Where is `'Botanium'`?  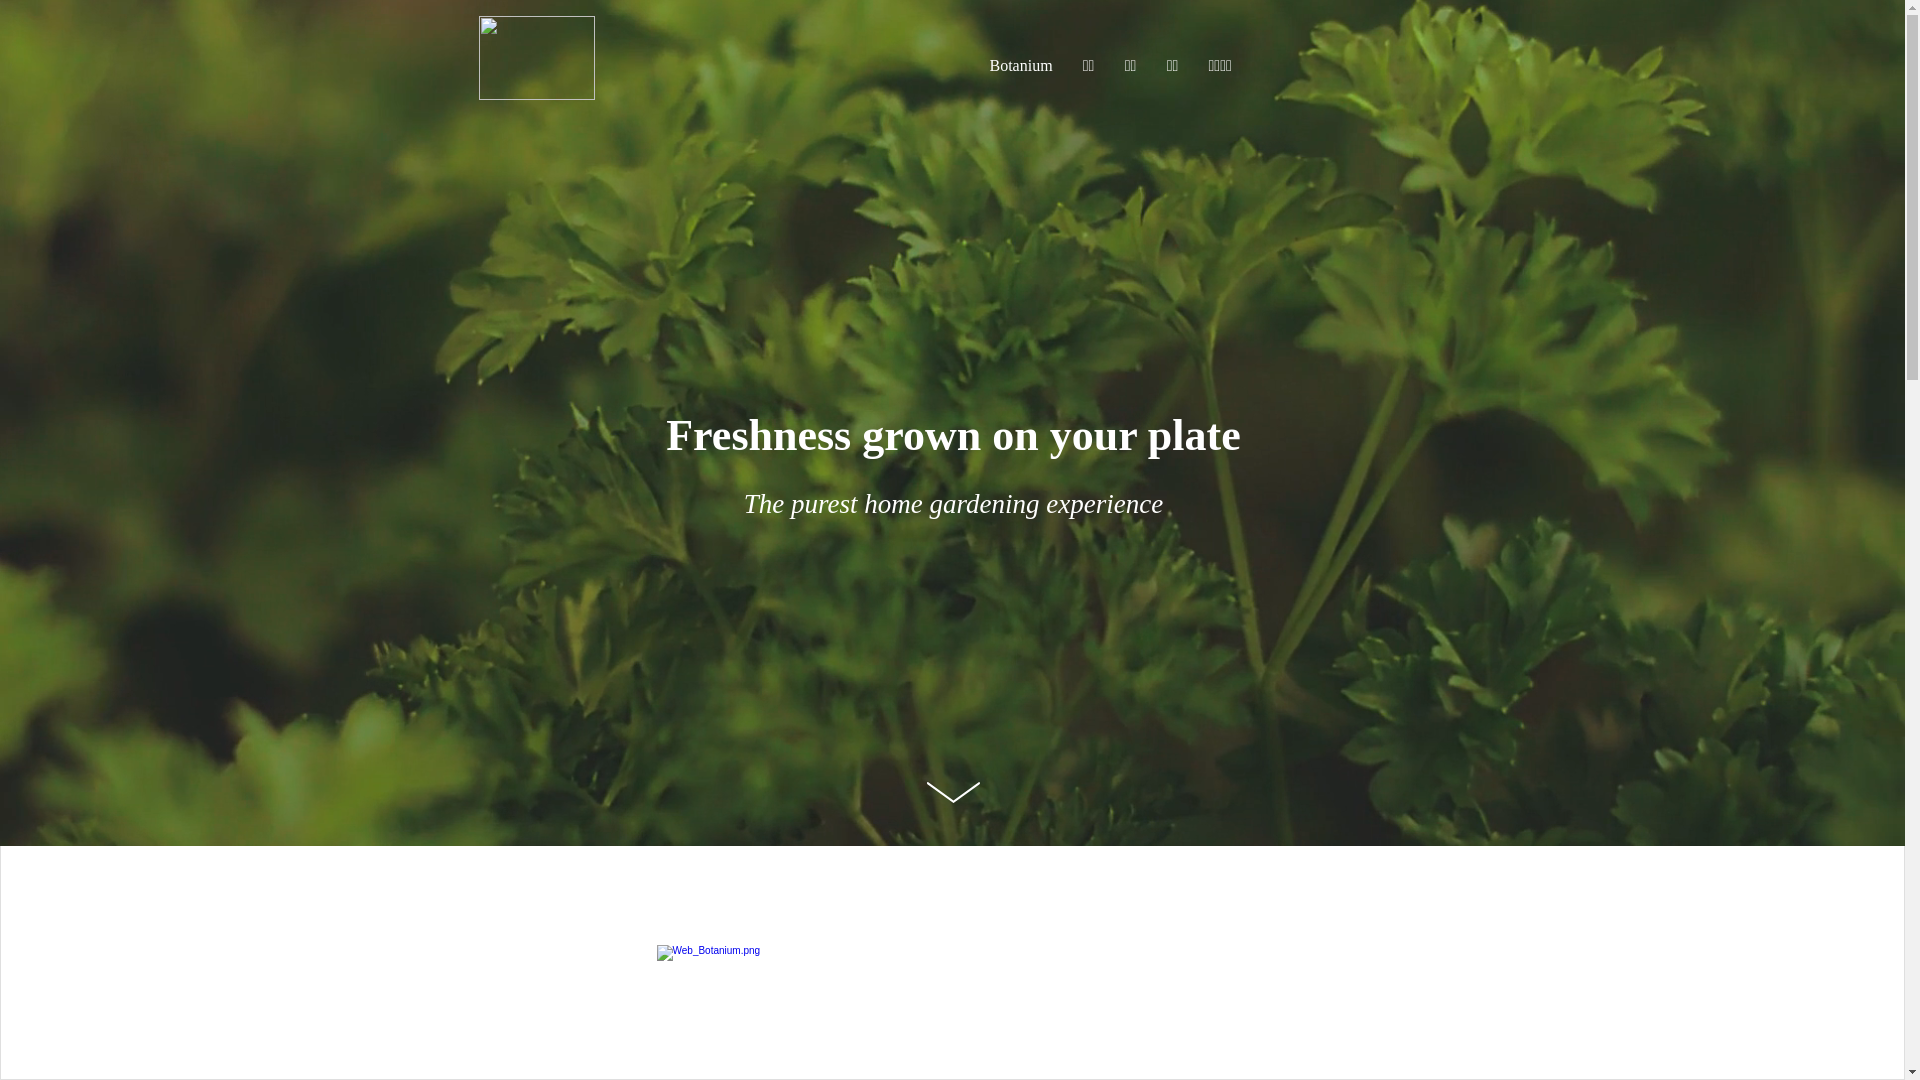
'Botanium' is located at coordinates (1020, 64).